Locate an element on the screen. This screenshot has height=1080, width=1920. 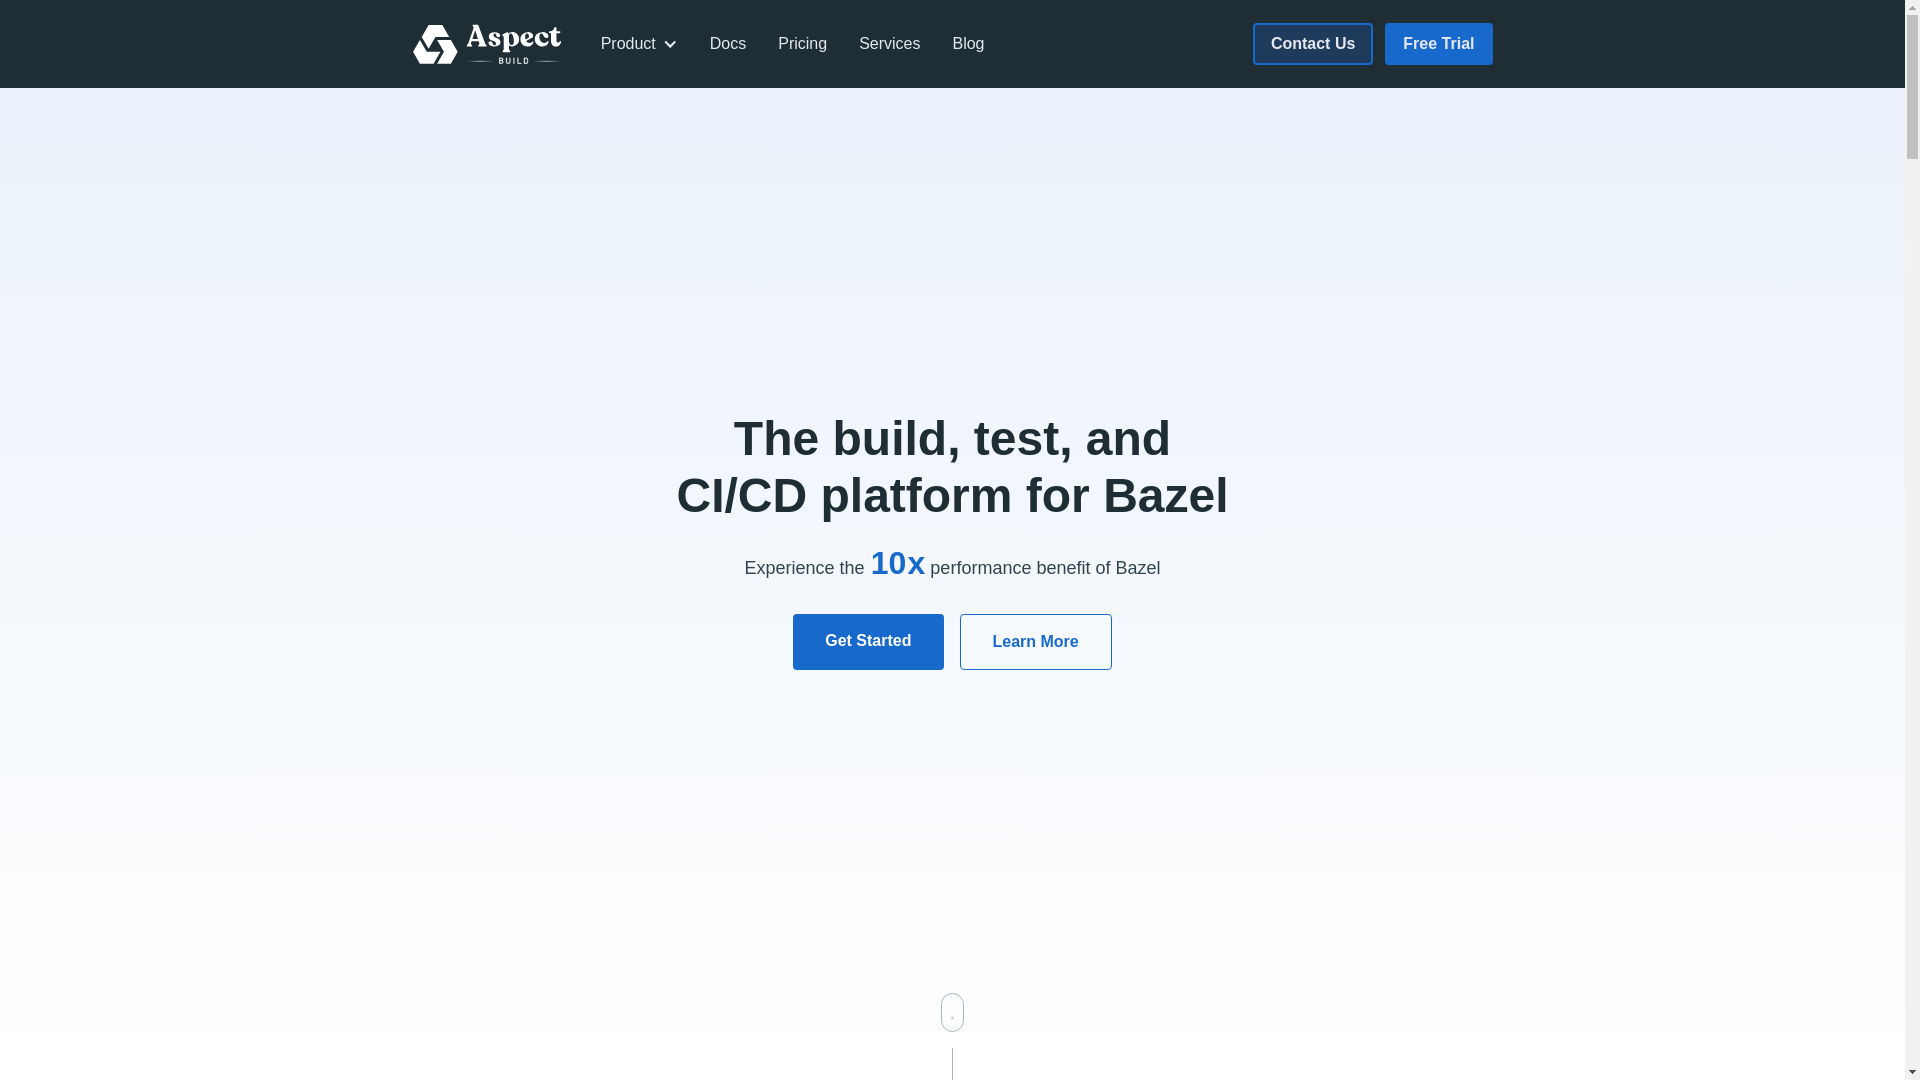
'Blog' is located at coordinates (968, 43).